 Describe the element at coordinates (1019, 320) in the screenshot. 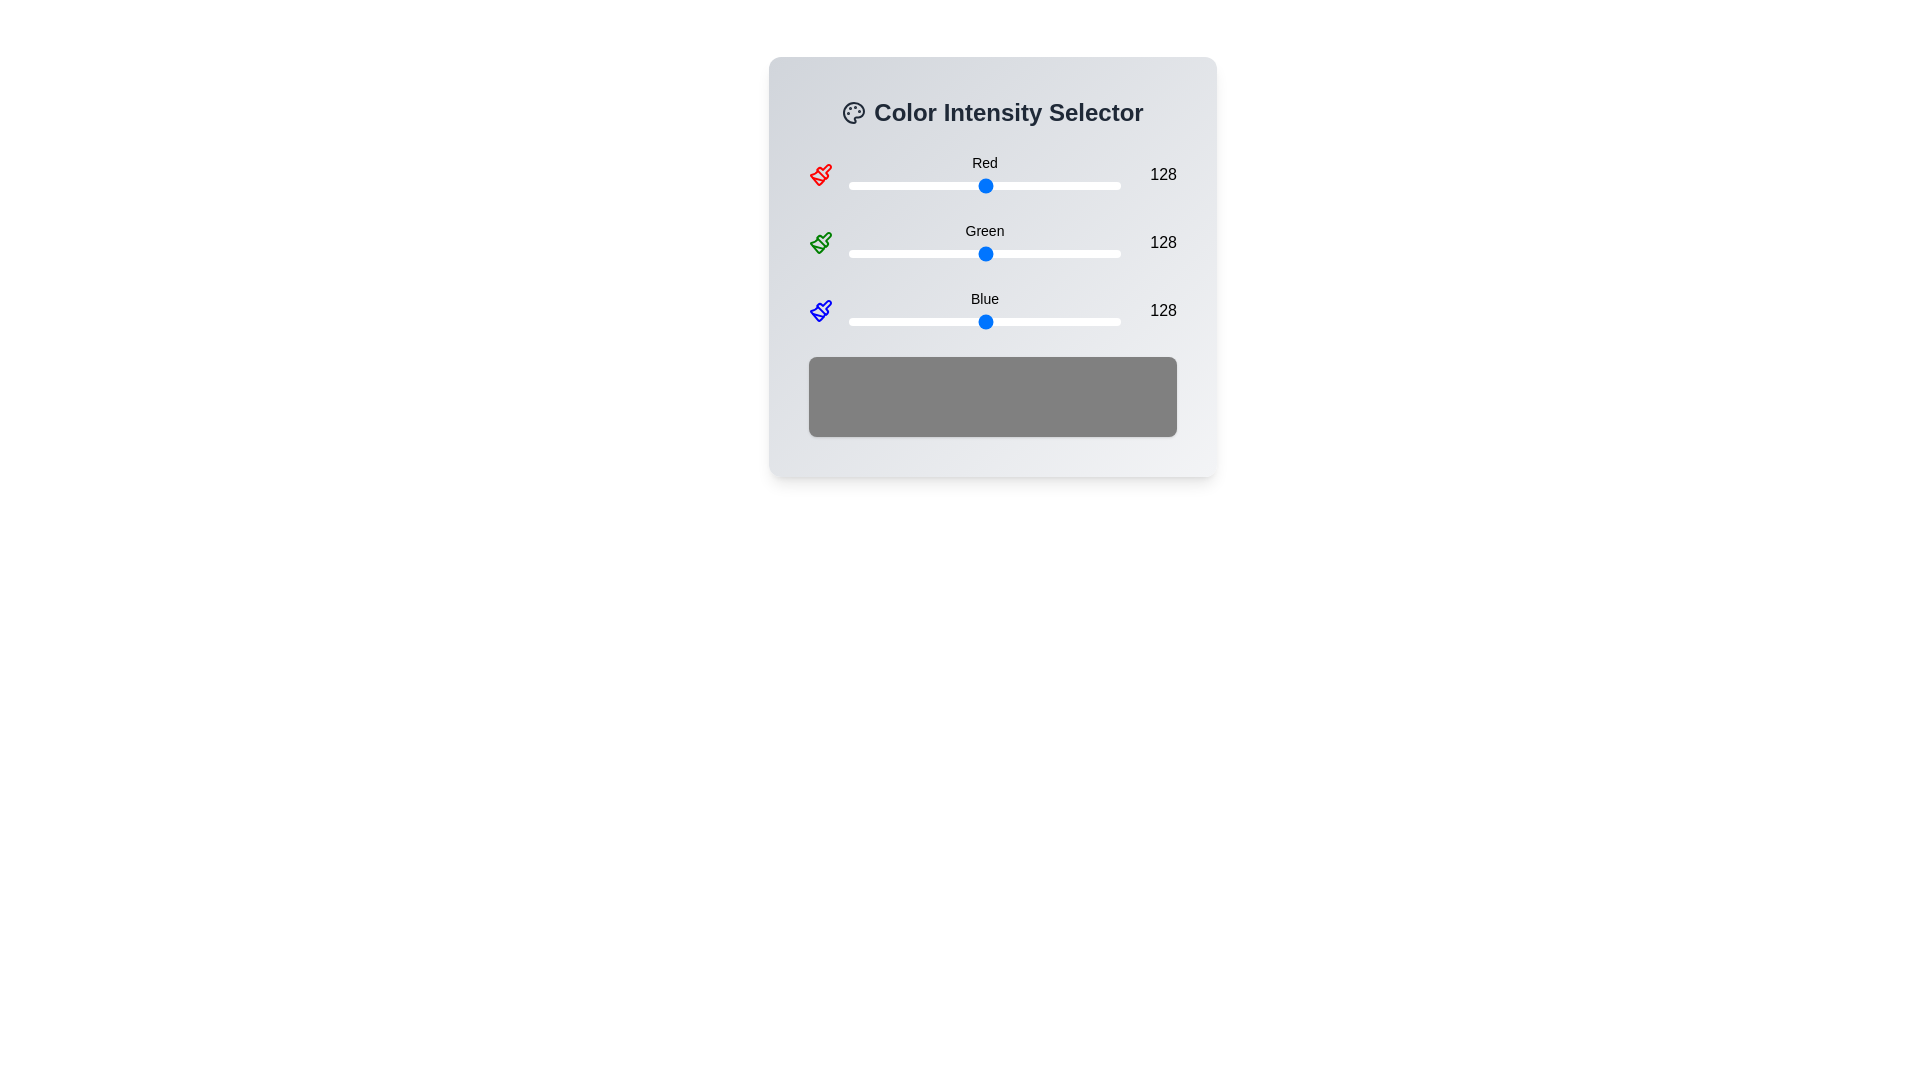

I see `the blue color intensity` at that location.